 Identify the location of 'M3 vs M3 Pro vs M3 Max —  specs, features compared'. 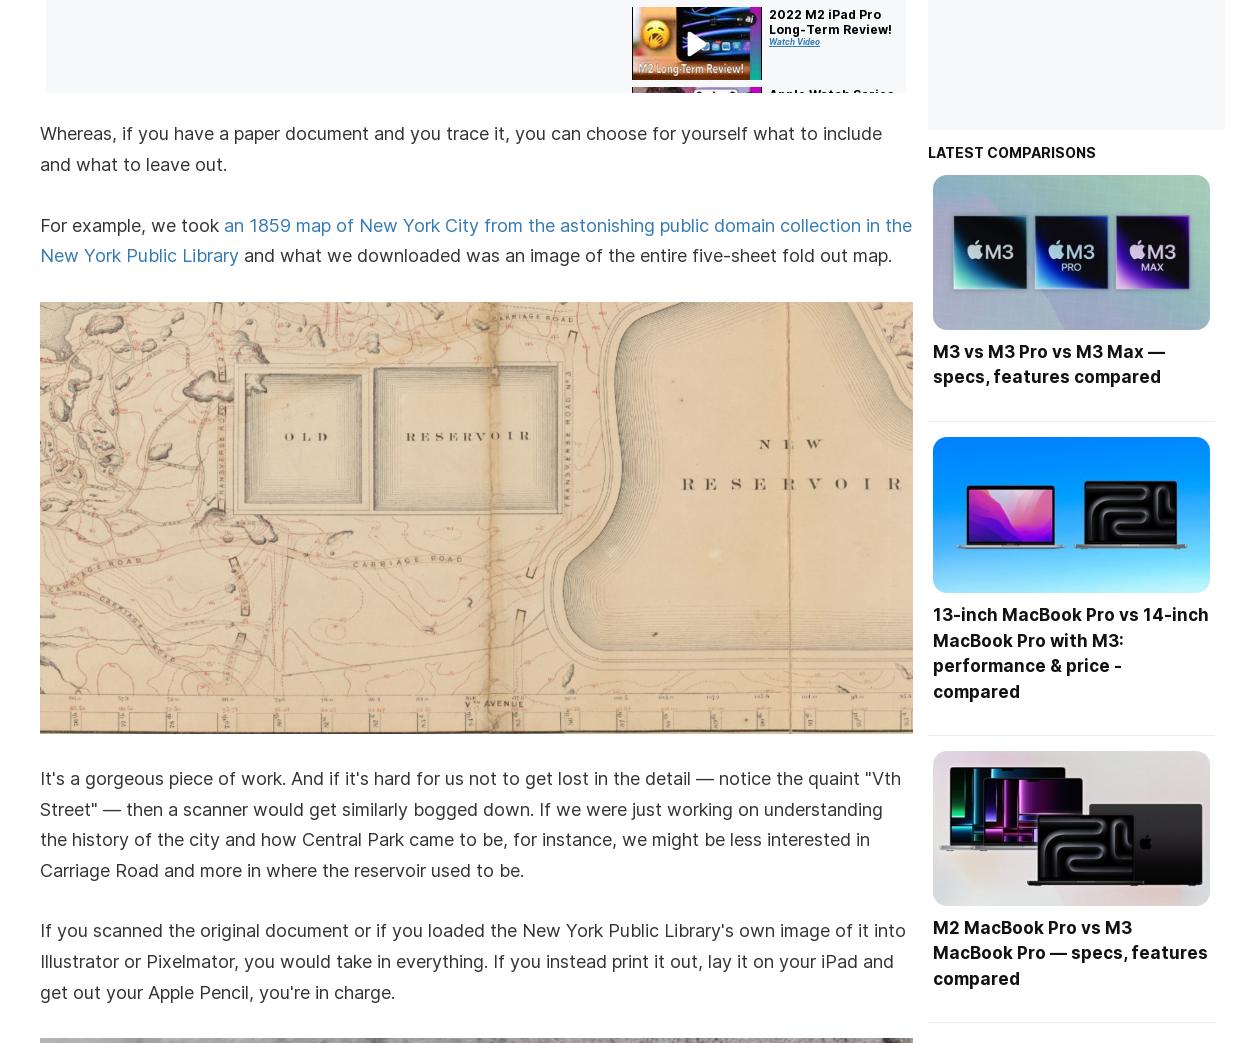
(1048, 363).